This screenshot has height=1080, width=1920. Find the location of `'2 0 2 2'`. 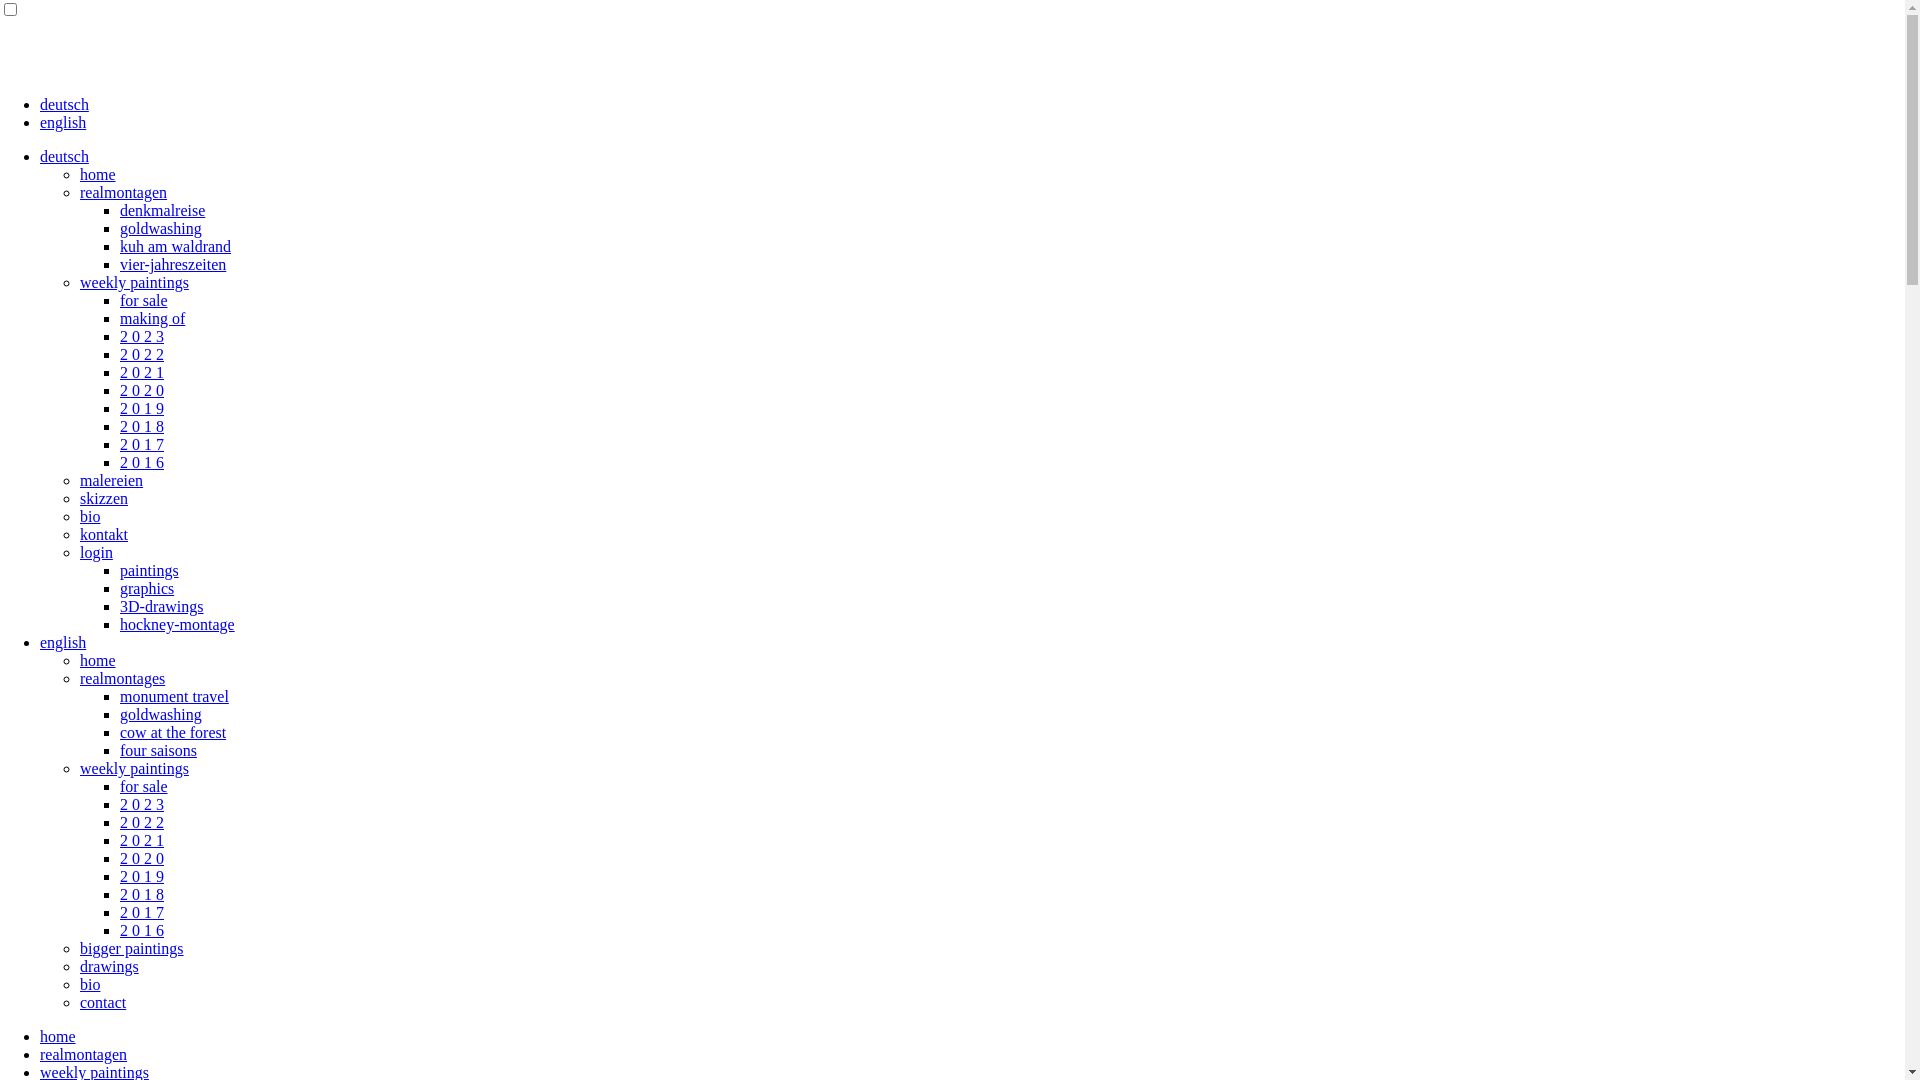

'2 0 2 2' is located at coordinates (119, 353).